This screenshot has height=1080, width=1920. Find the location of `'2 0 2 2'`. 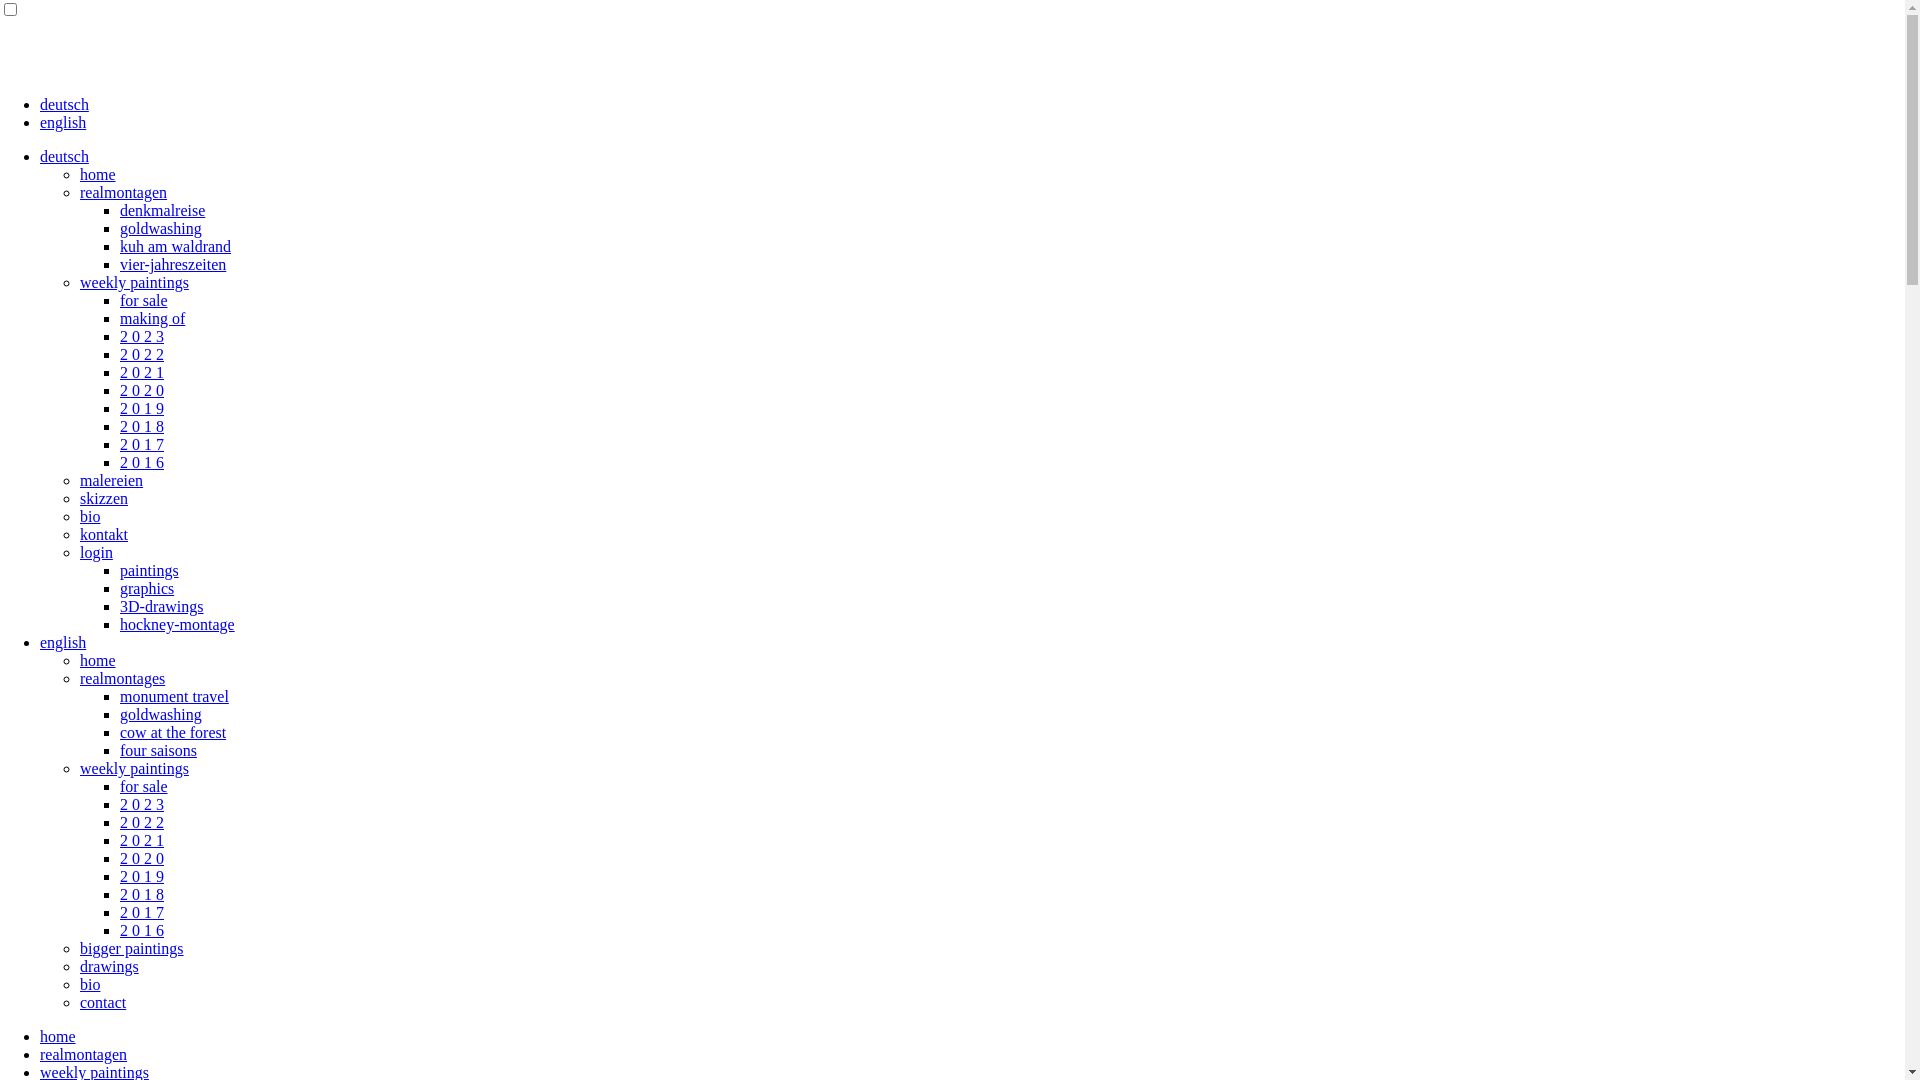

'2 0 2 2' is located at coordinates (119, 353).